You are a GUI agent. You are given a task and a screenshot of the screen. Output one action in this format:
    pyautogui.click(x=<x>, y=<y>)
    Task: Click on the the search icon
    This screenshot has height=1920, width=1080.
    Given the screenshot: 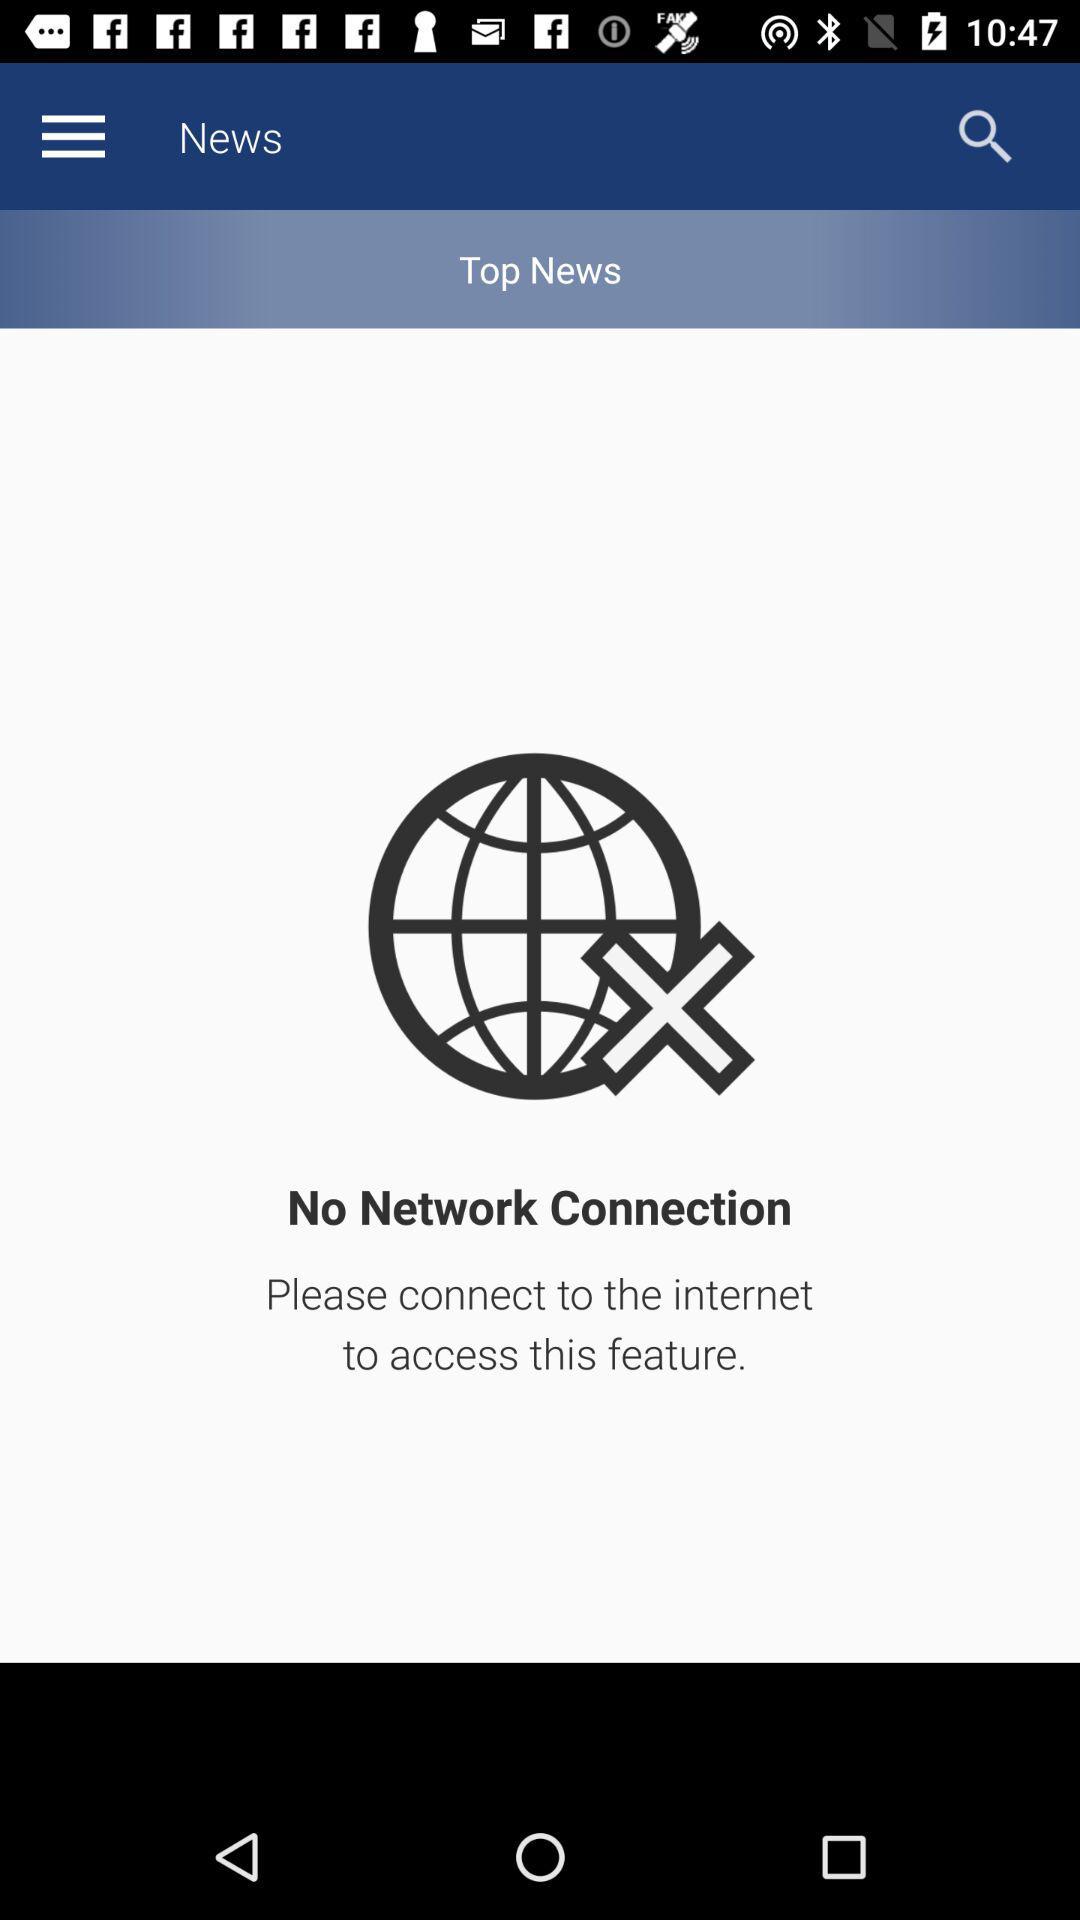 What is the action you would take?
    pyautogui.click(x=984, y=135)
    